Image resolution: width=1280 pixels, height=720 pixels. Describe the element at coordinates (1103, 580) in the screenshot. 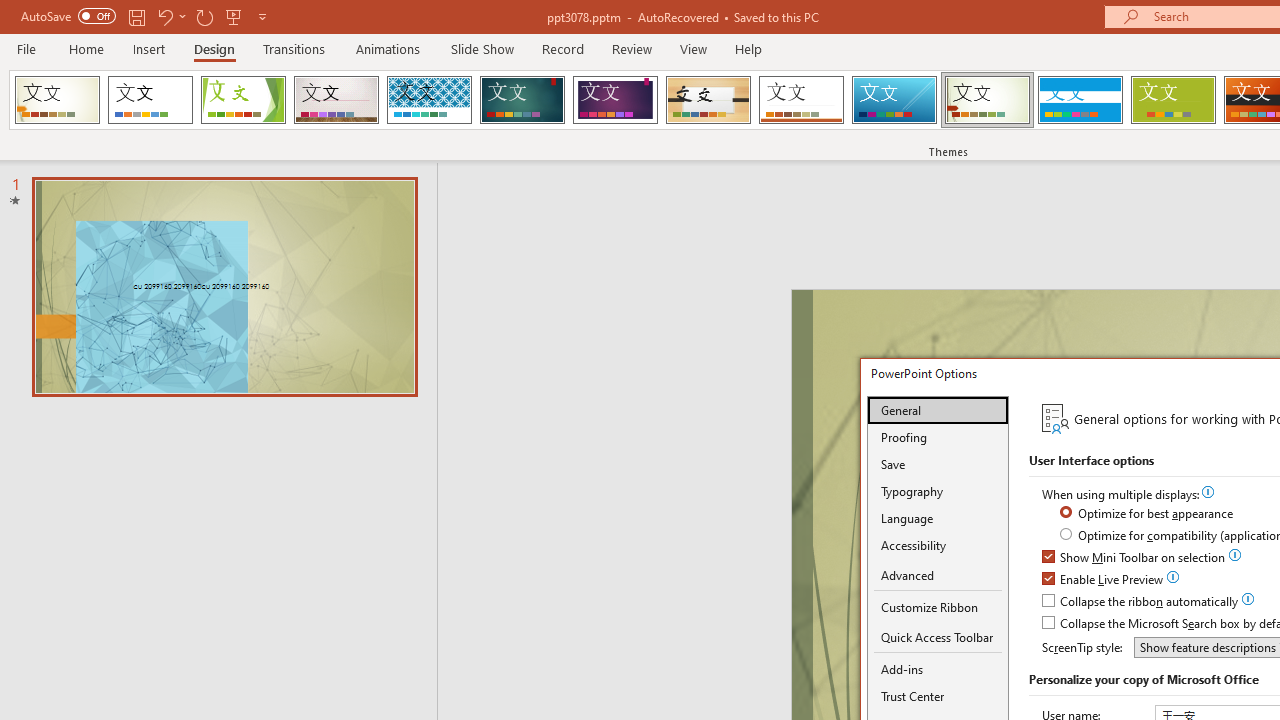

I see `'Enable Live Preview'` at that location.